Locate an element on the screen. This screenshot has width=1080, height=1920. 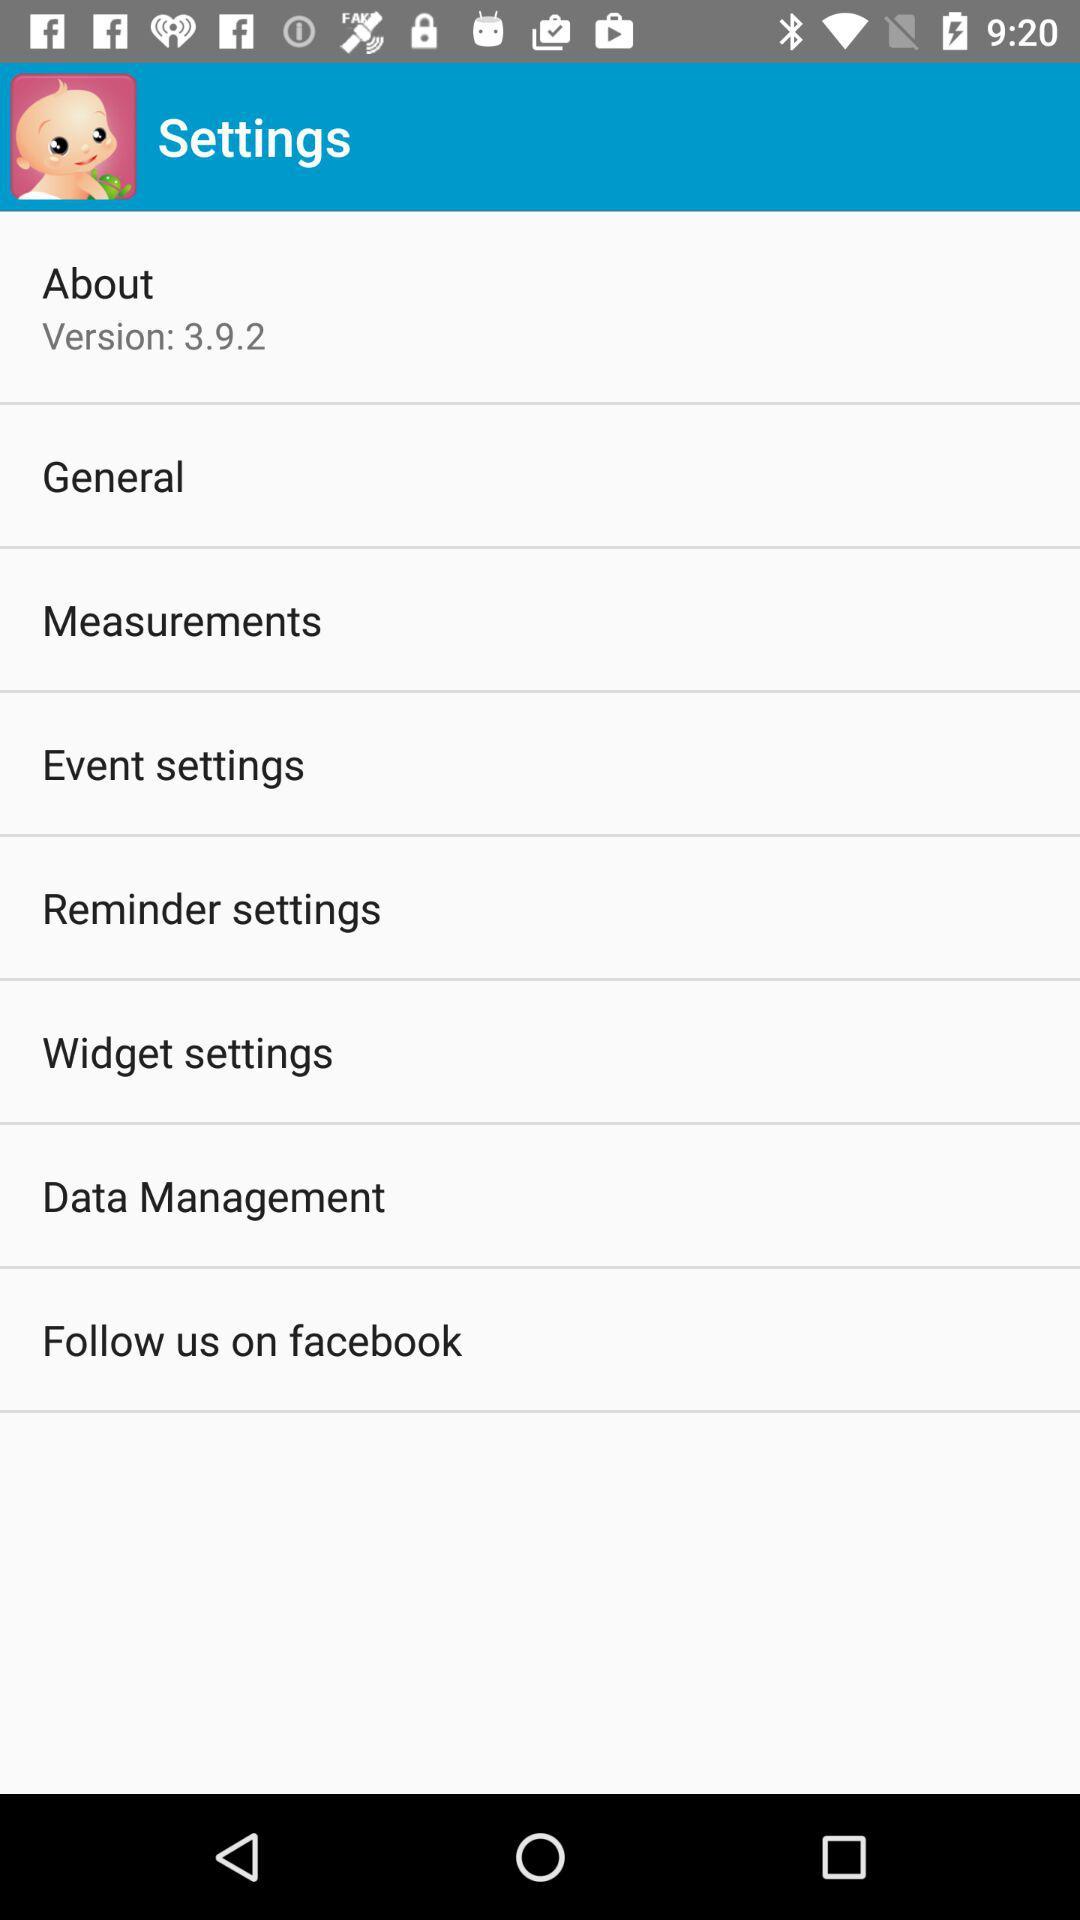
the follow us on item is located at coordinates (250, 1339).